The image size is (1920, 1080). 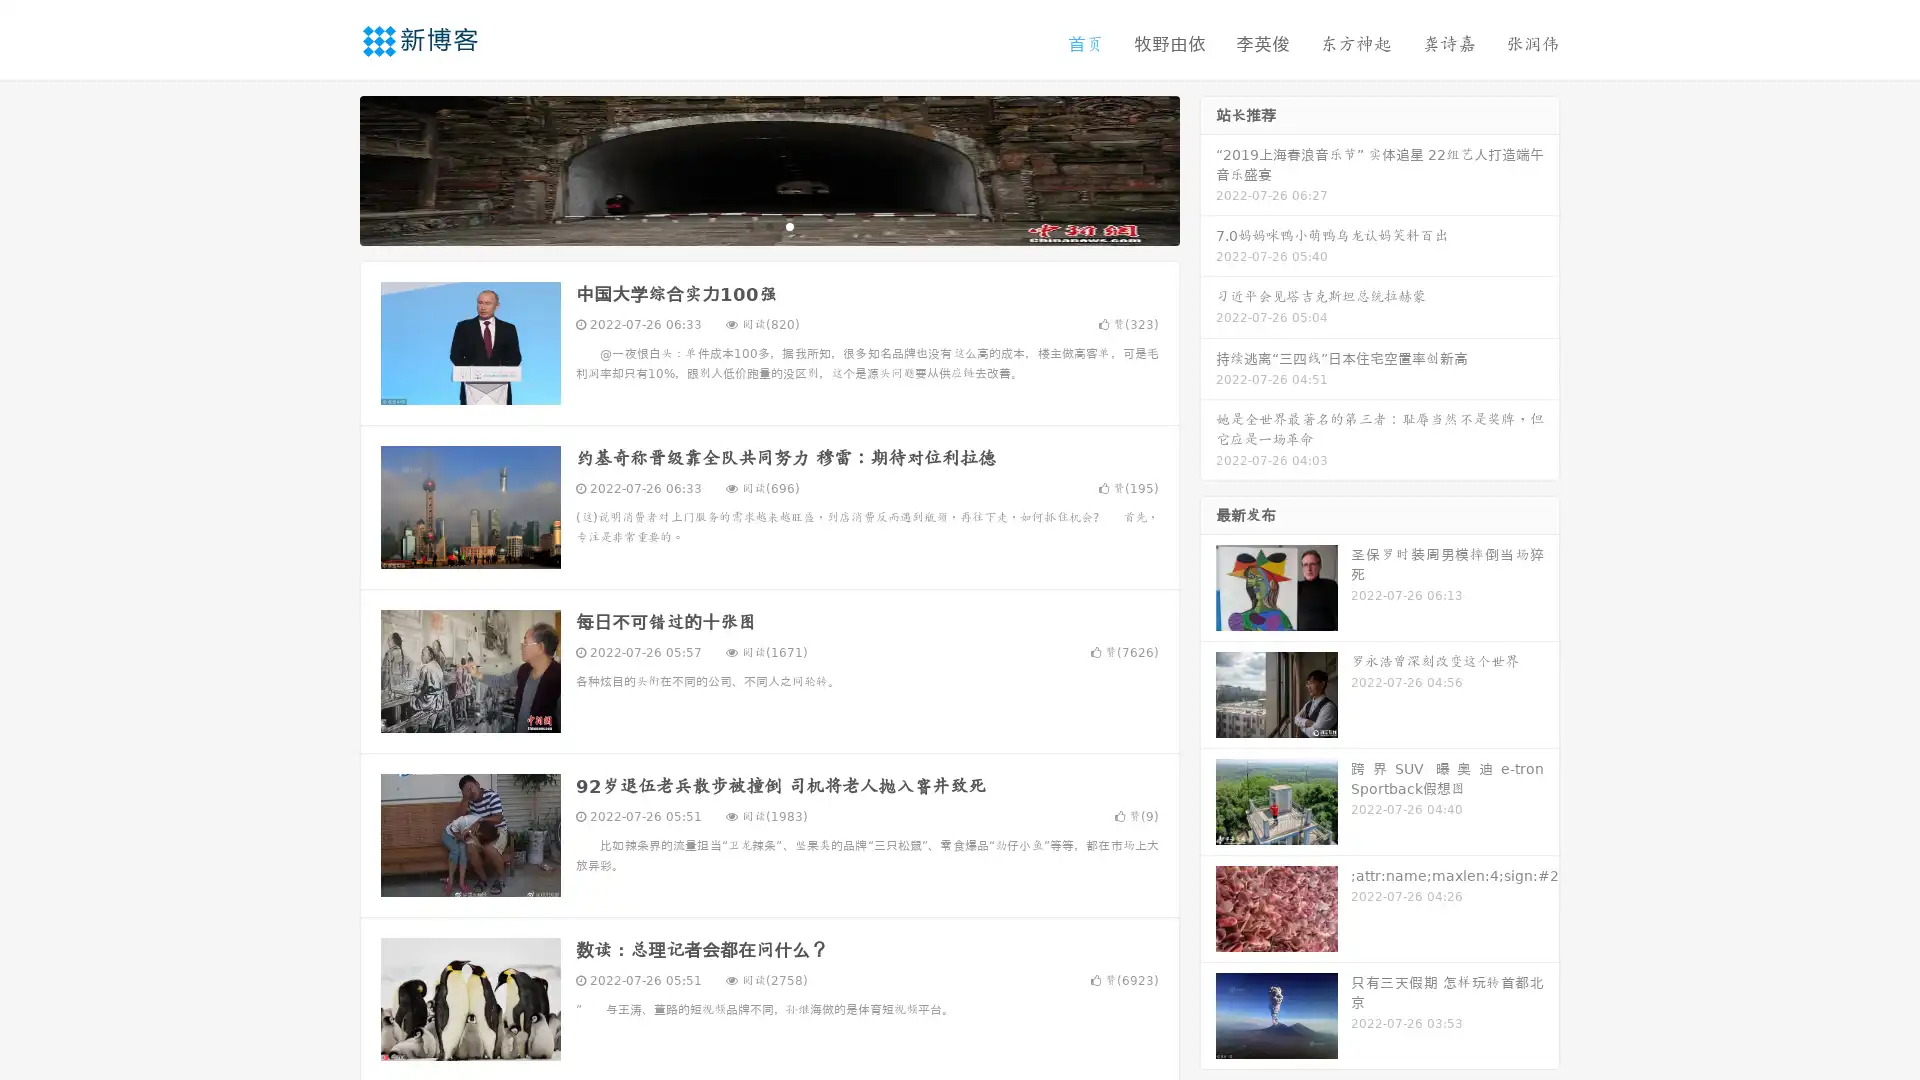 What do you see at coordinates (789, 225) in the screenshot?
I see `Go to slide 3` at bounding box center [789, 225].